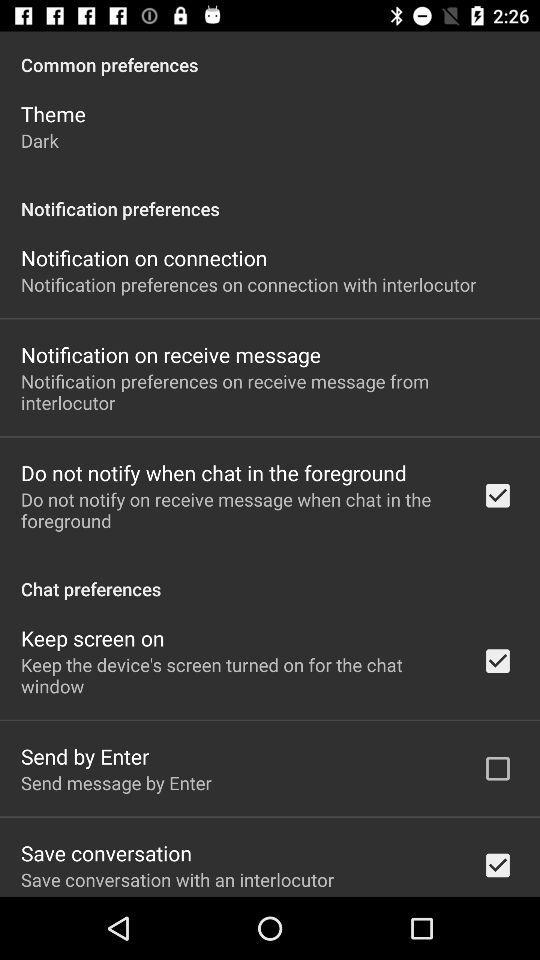 The image size is (540, 960). Describe the element at coordinates (270, 53) in the screenshot. I see `common preferences app` at that location.